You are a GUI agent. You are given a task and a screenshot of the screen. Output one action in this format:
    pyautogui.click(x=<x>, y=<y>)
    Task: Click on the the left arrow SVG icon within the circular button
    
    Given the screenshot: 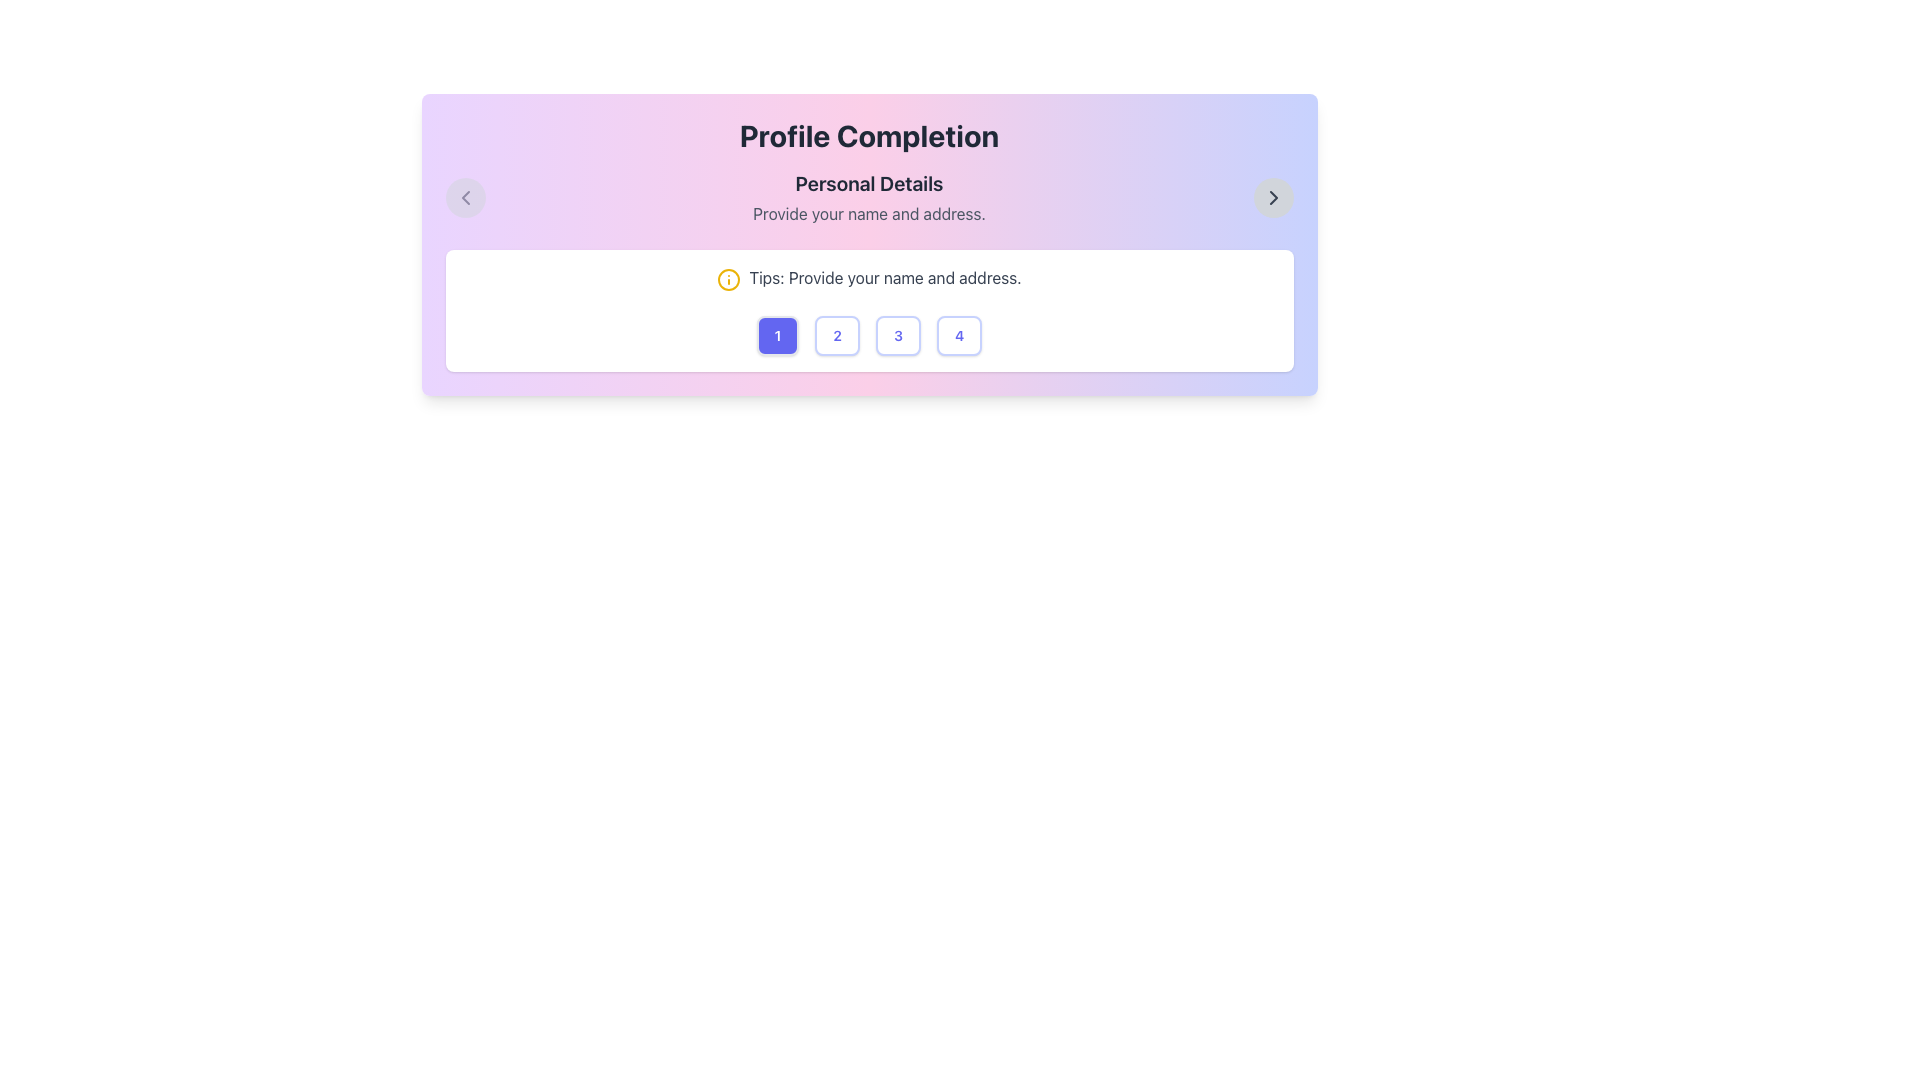 What is the action you would take?
    pyautogui.click(x=464, y=197)
    